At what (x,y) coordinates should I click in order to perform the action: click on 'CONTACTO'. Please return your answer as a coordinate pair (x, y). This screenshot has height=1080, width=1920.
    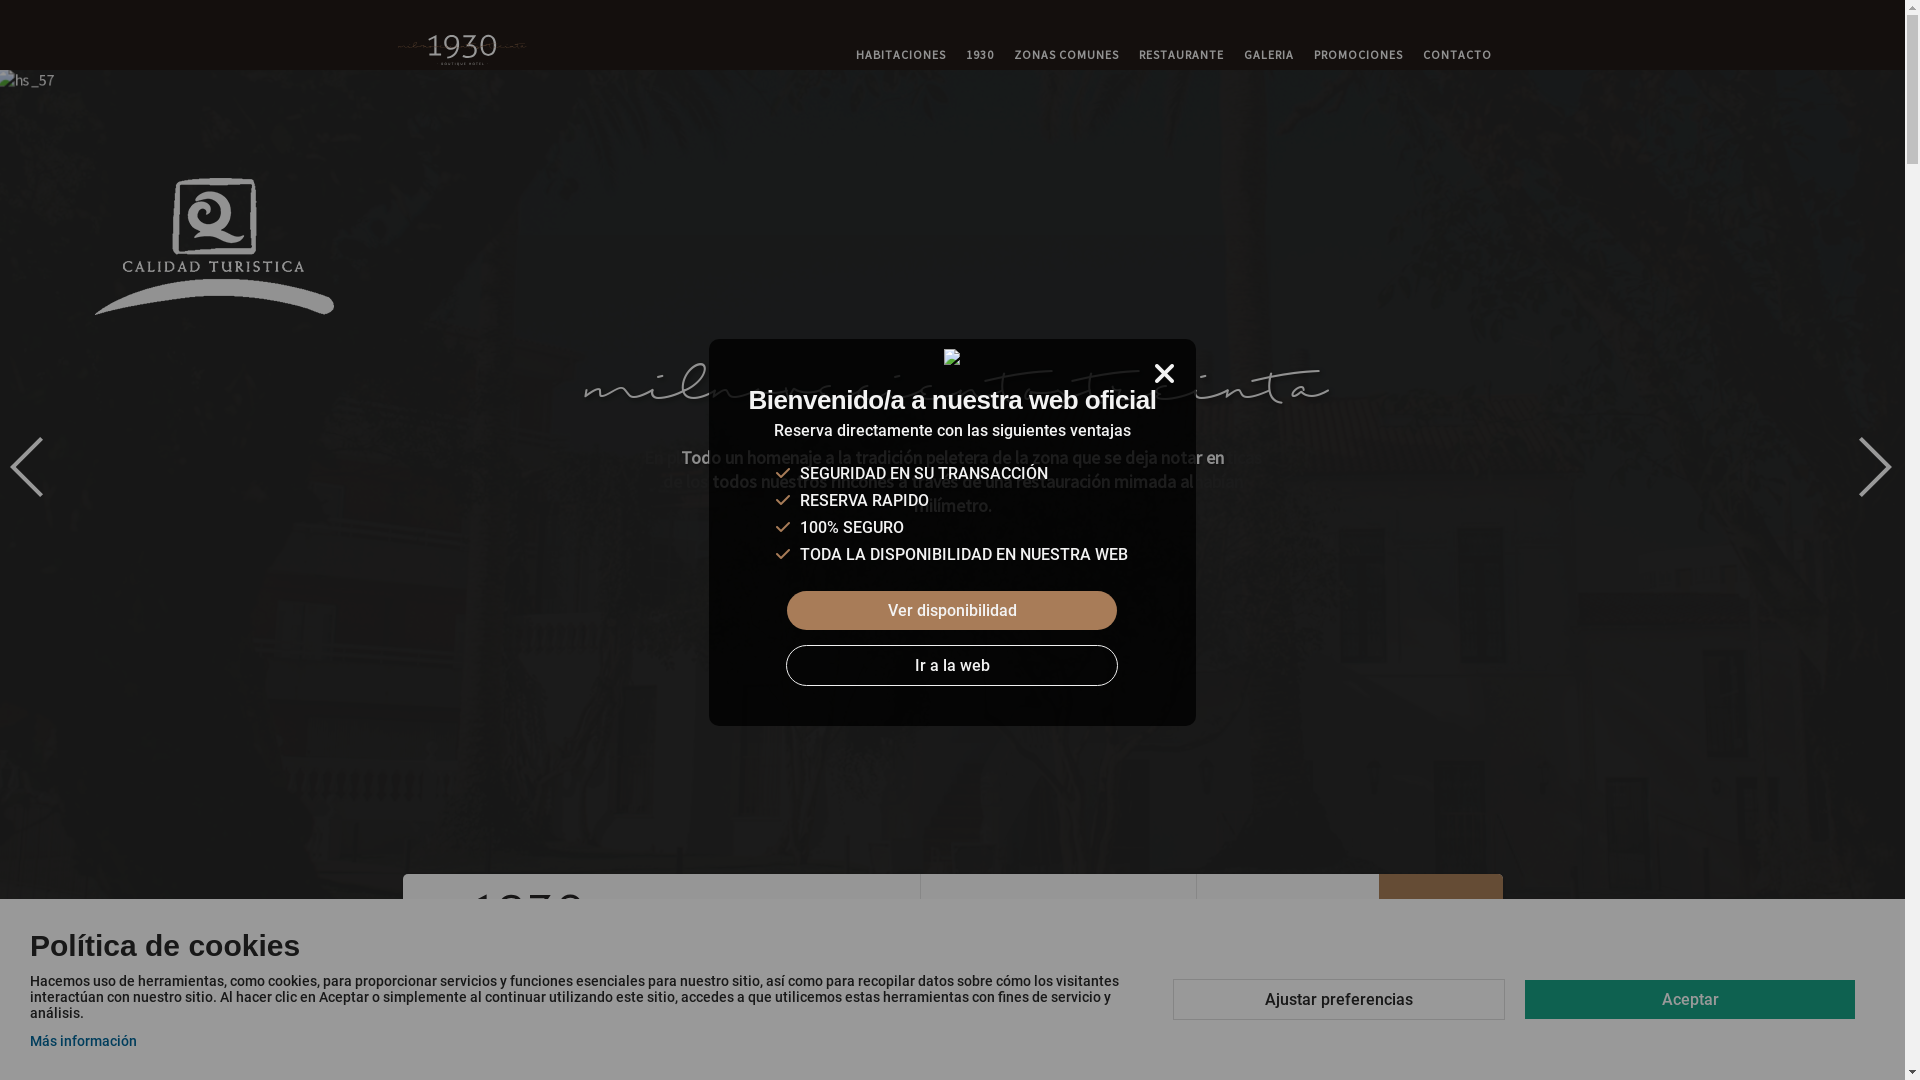
    Looking at the image, I should click on (1456, 53).